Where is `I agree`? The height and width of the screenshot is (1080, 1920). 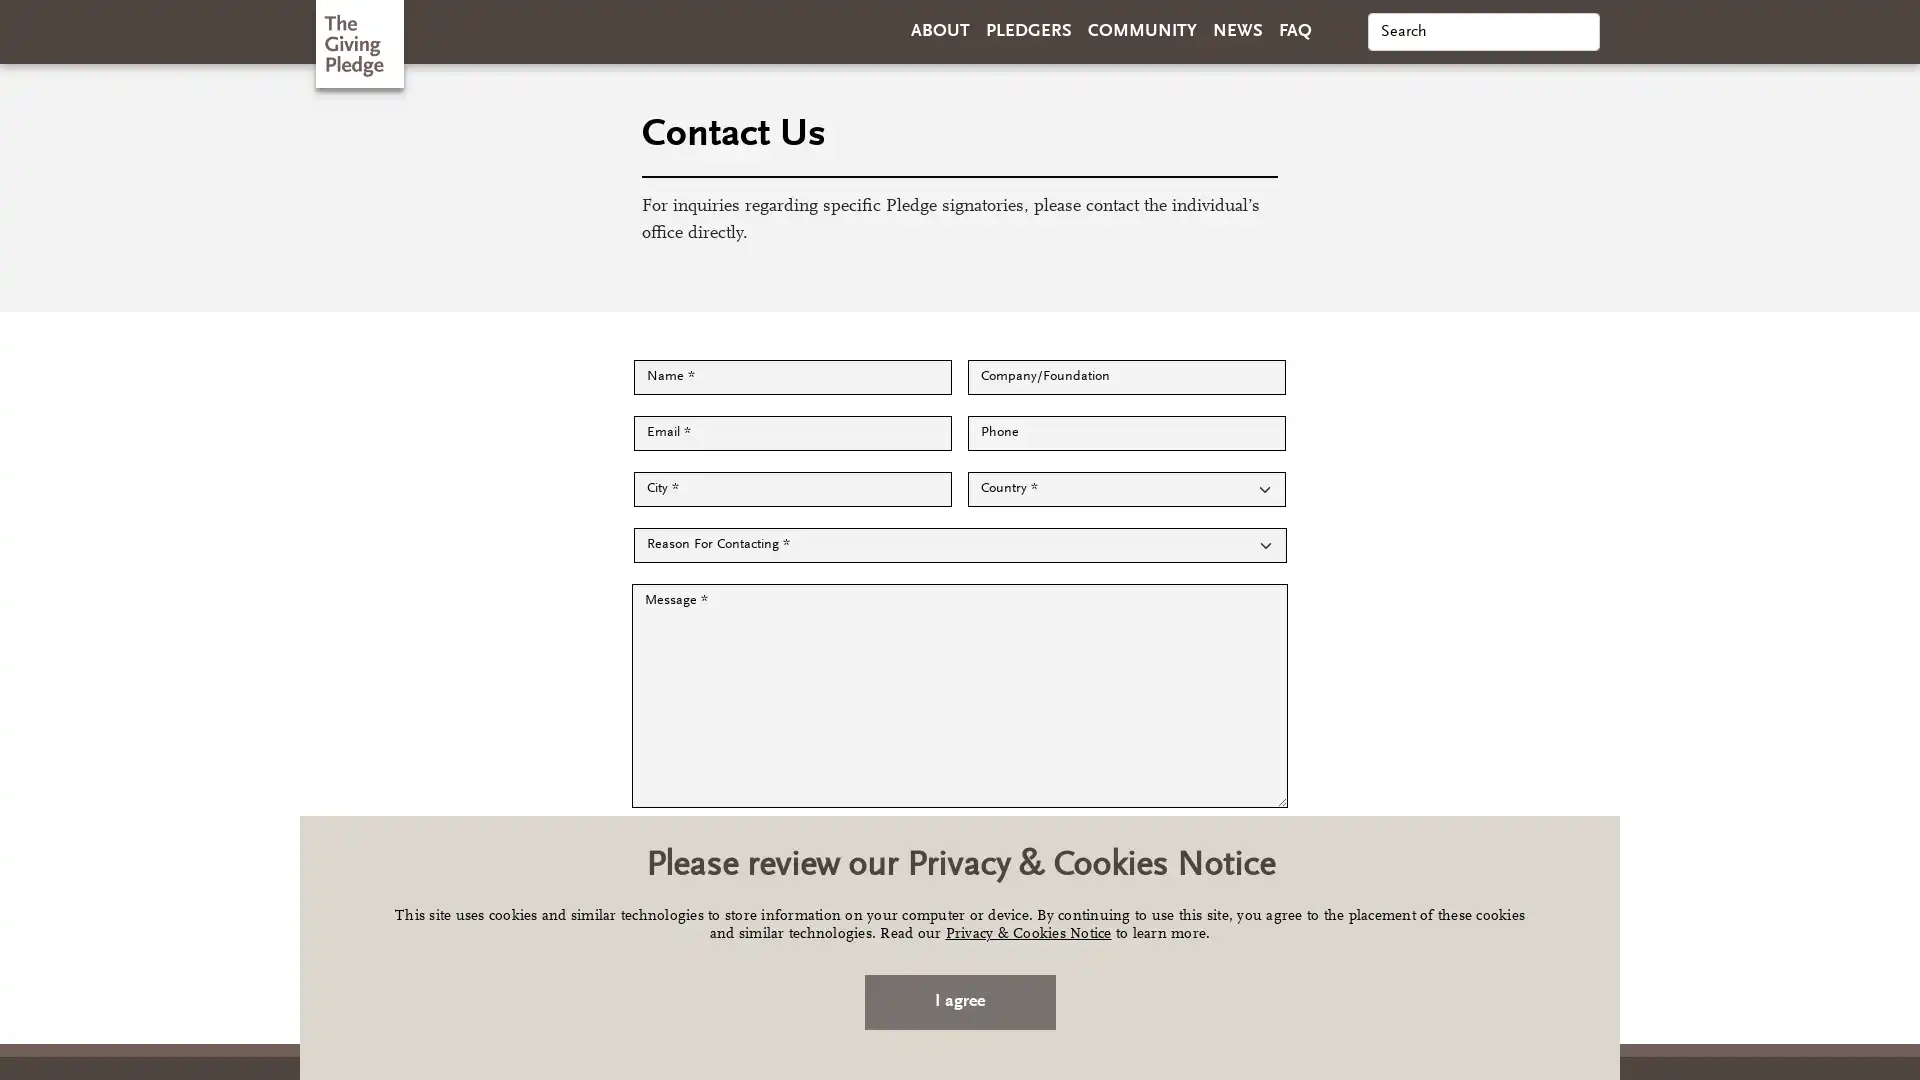
I agree is located at coordinates (958, 1002).